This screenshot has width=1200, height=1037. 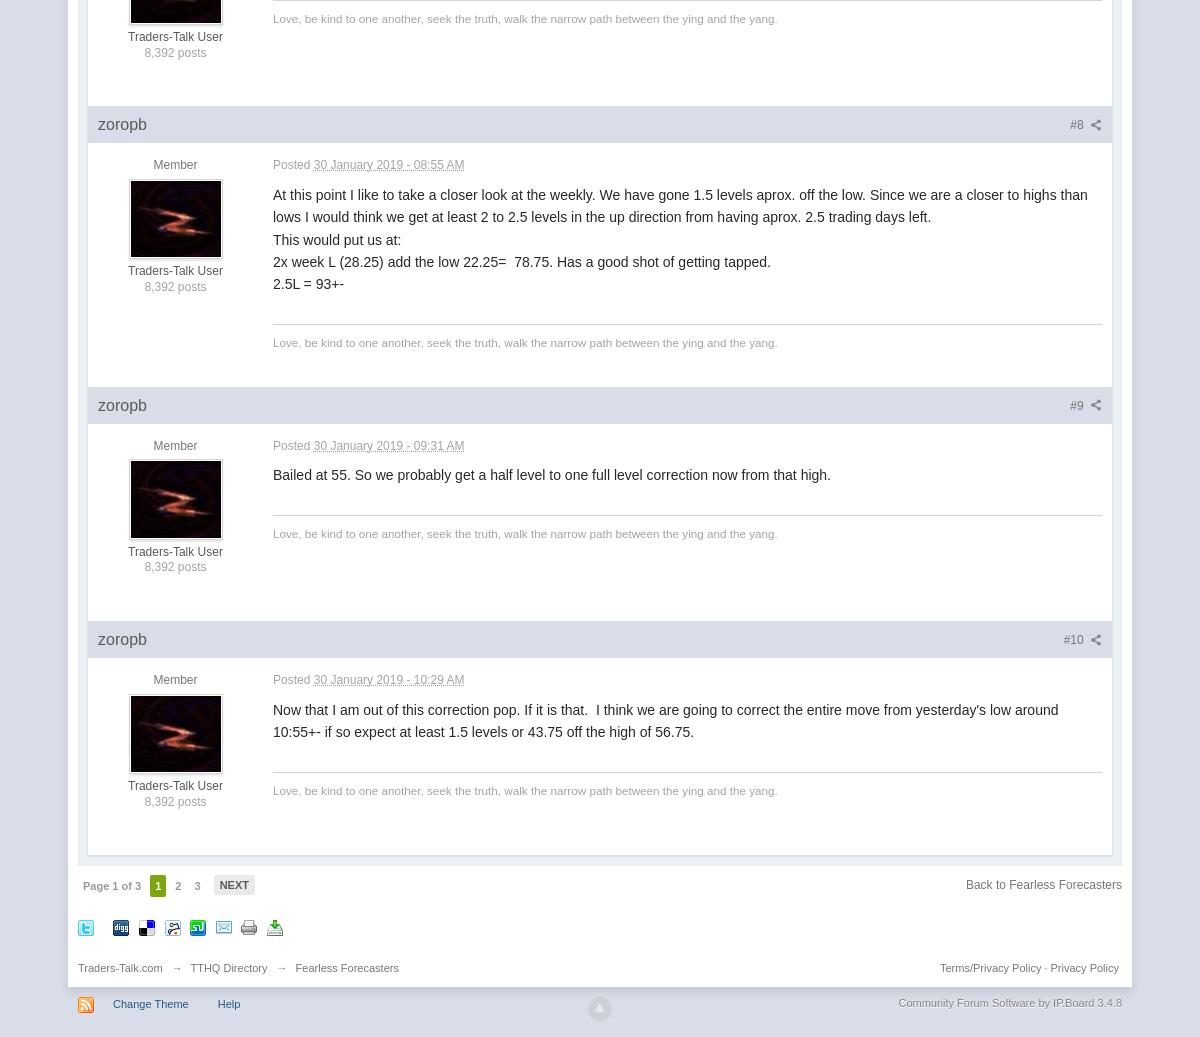 What do you see at coordinates (232, 884) in the screenshot?
I see `'Next'` at bounding box center [232, 884].